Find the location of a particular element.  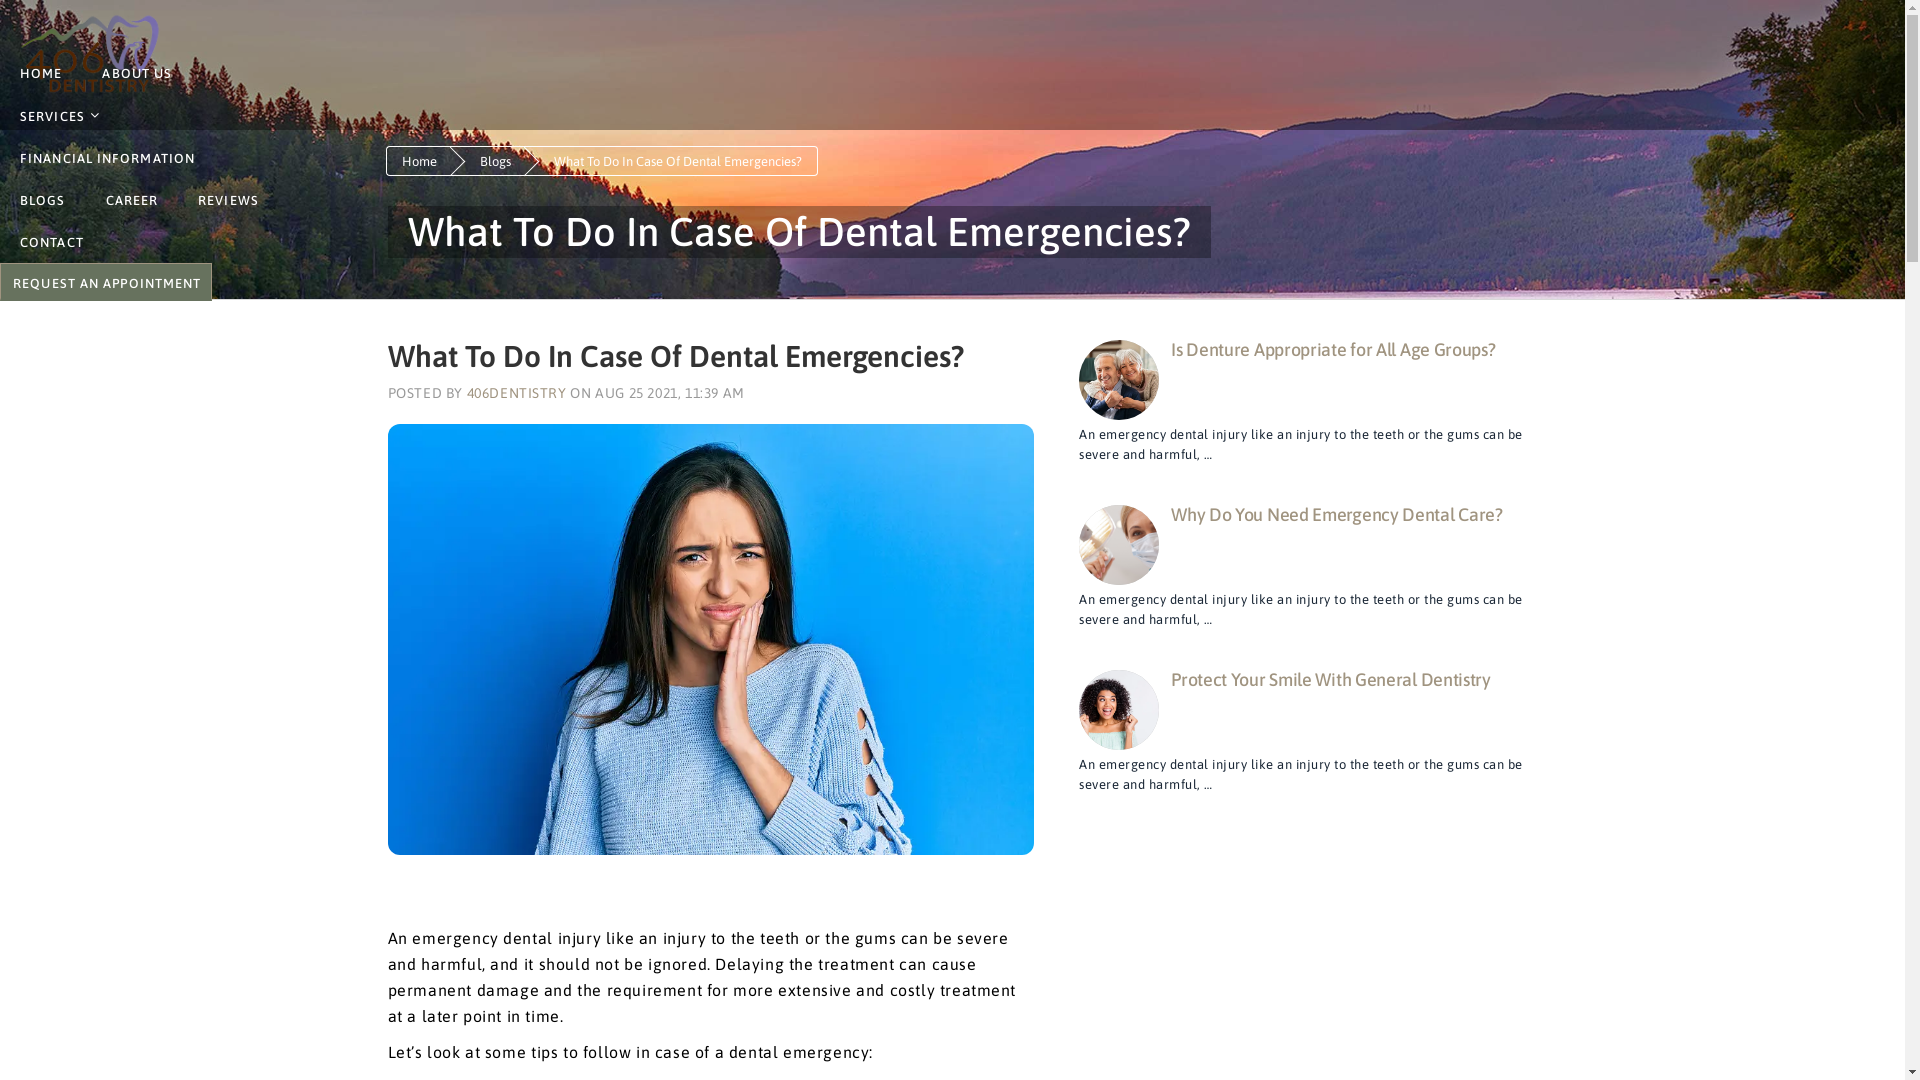

'BOOK ONLINE' is located at coordinates (104, 281).